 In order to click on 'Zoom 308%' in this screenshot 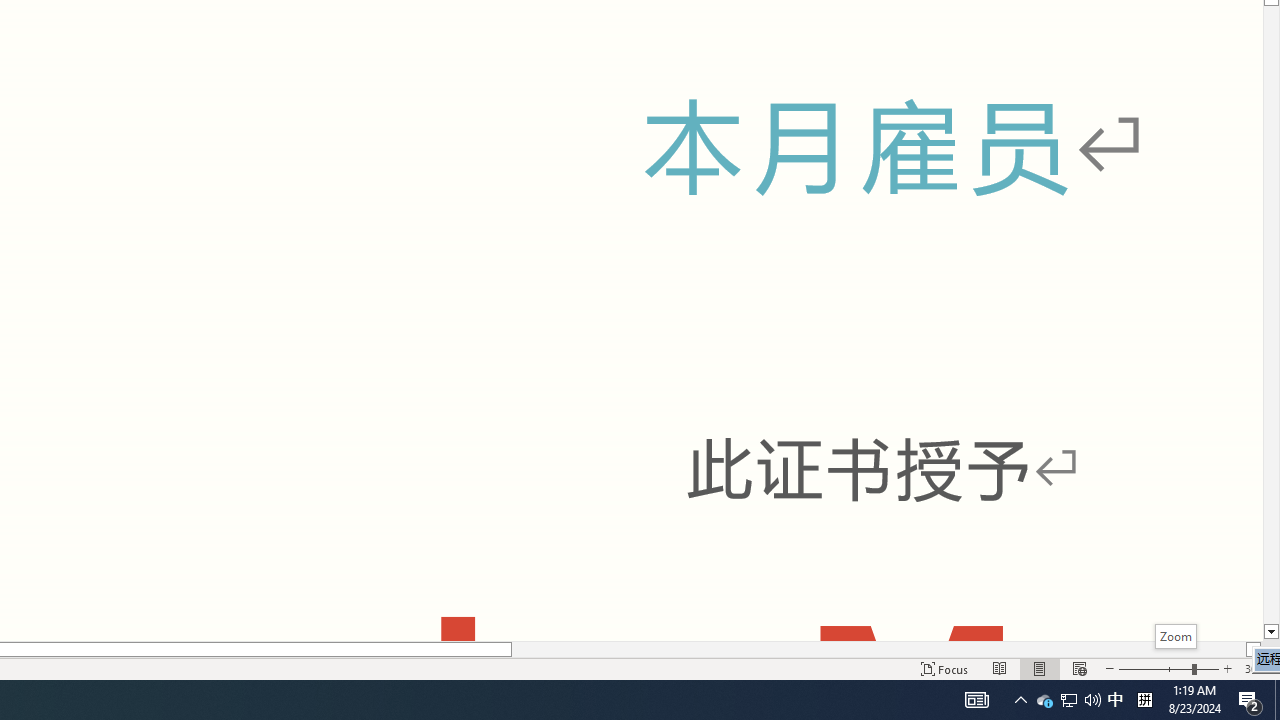, I will do `click(1257, 669)`.